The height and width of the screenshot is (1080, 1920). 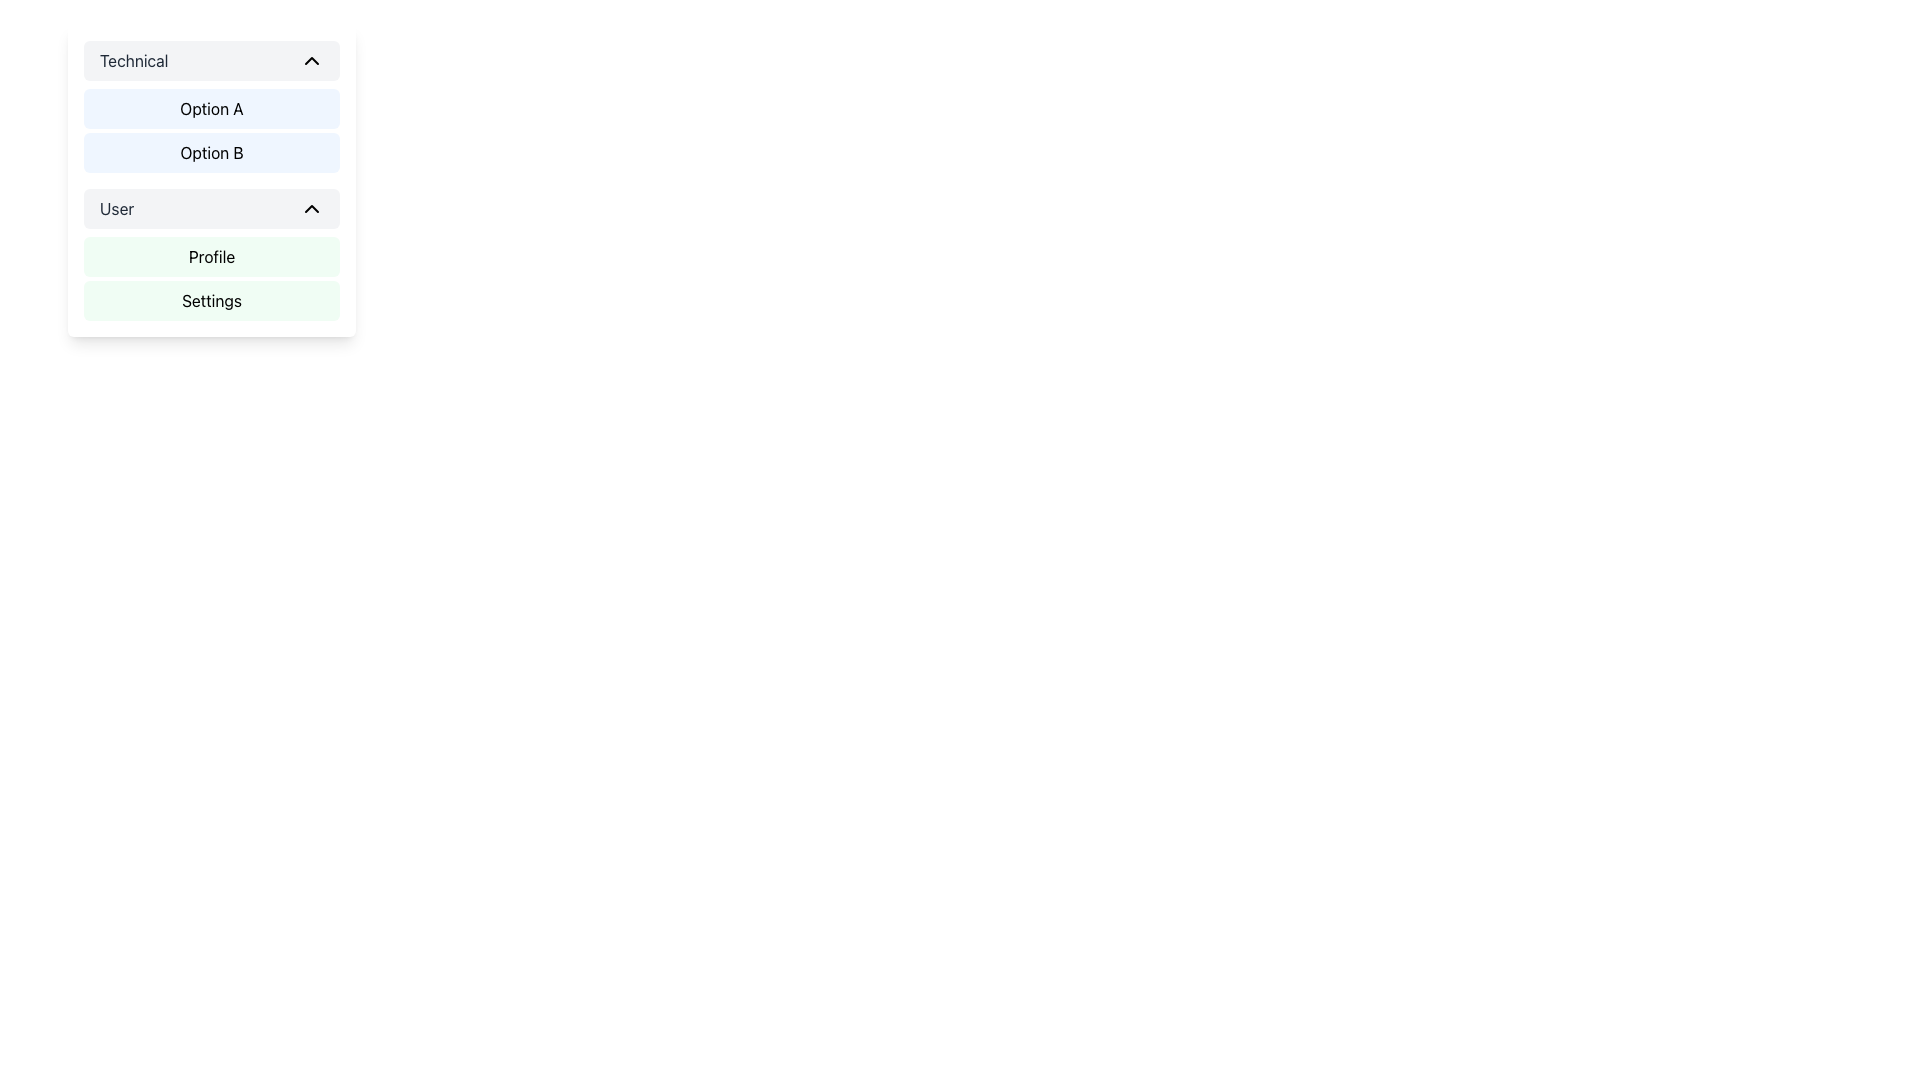 I want to click on the options 'Option A' and 'Option B' in the 'Technical' dropdown menu, so click(x=211, y=107).